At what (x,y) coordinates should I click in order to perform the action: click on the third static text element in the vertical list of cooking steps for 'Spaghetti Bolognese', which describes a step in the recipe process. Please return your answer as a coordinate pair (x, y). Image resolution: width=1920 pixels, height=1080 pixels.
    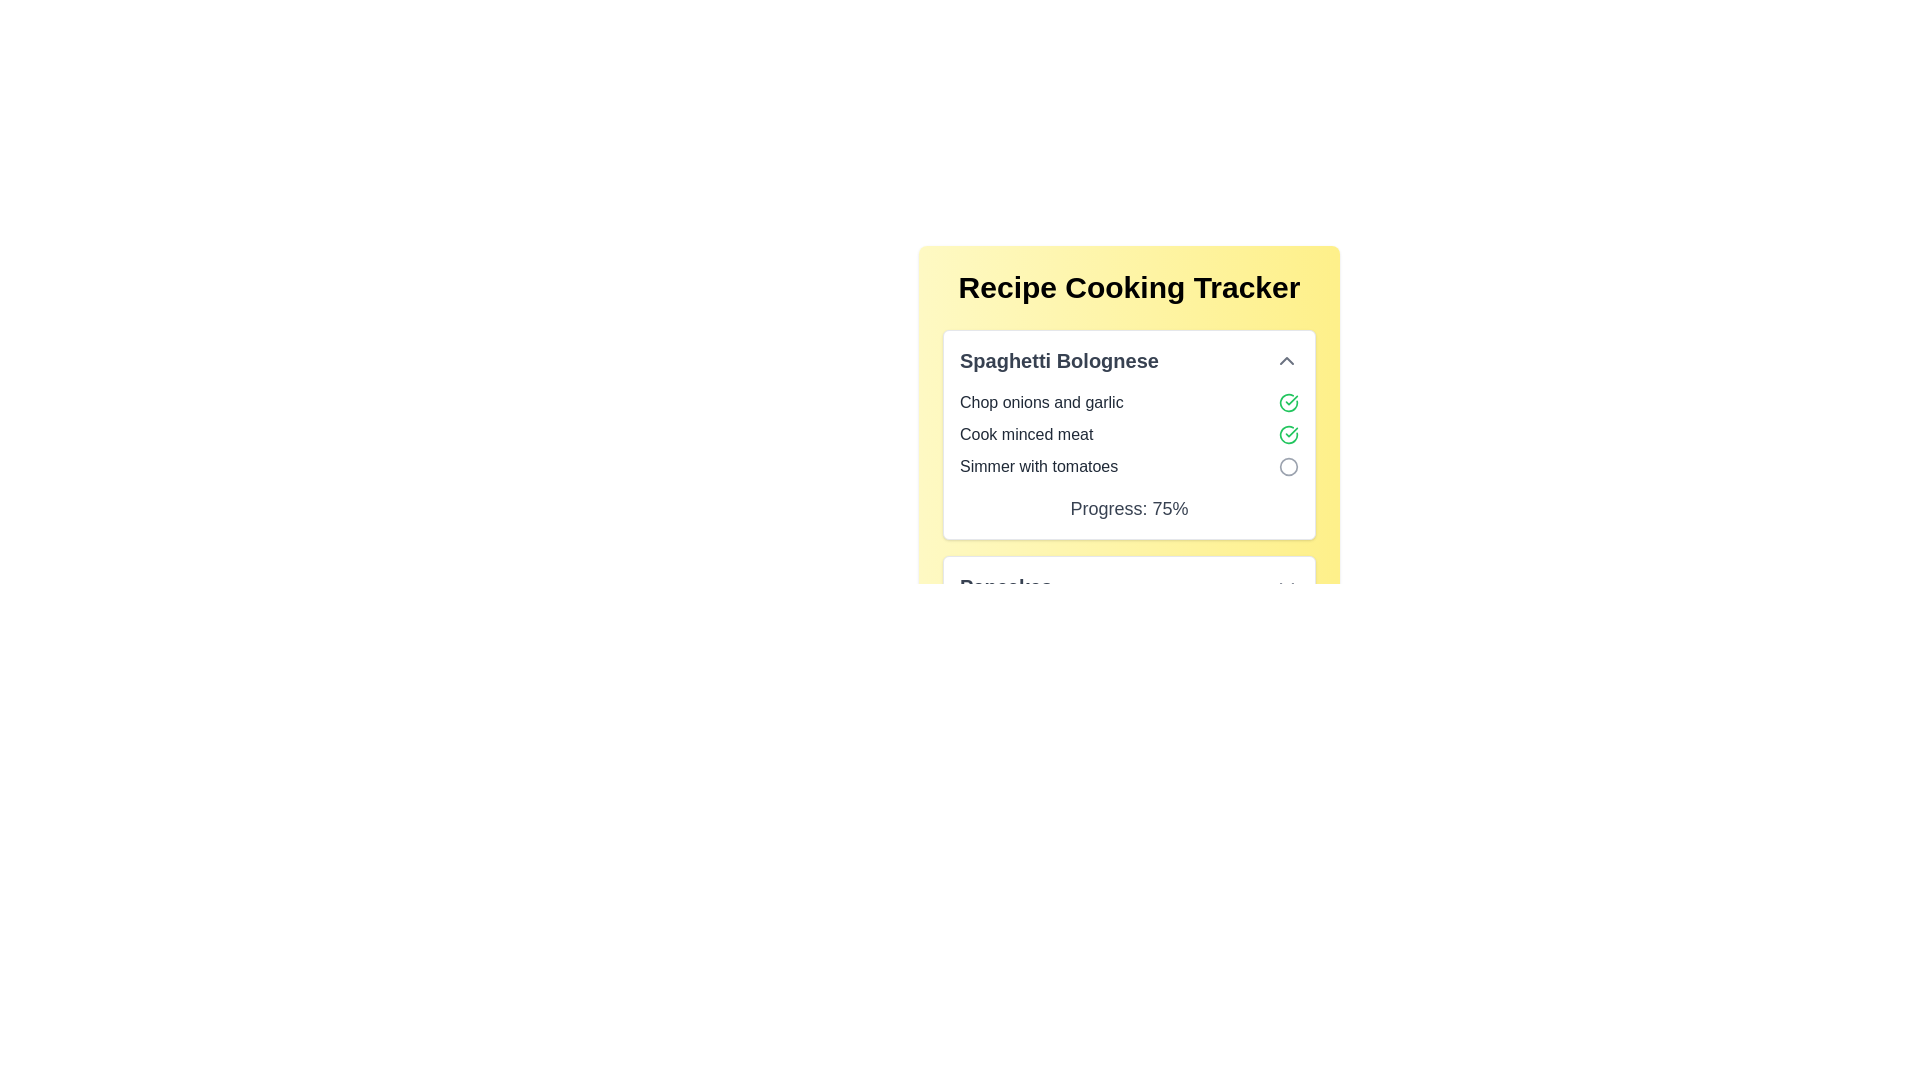
    Looking at the image, I should click on (1039, 466).